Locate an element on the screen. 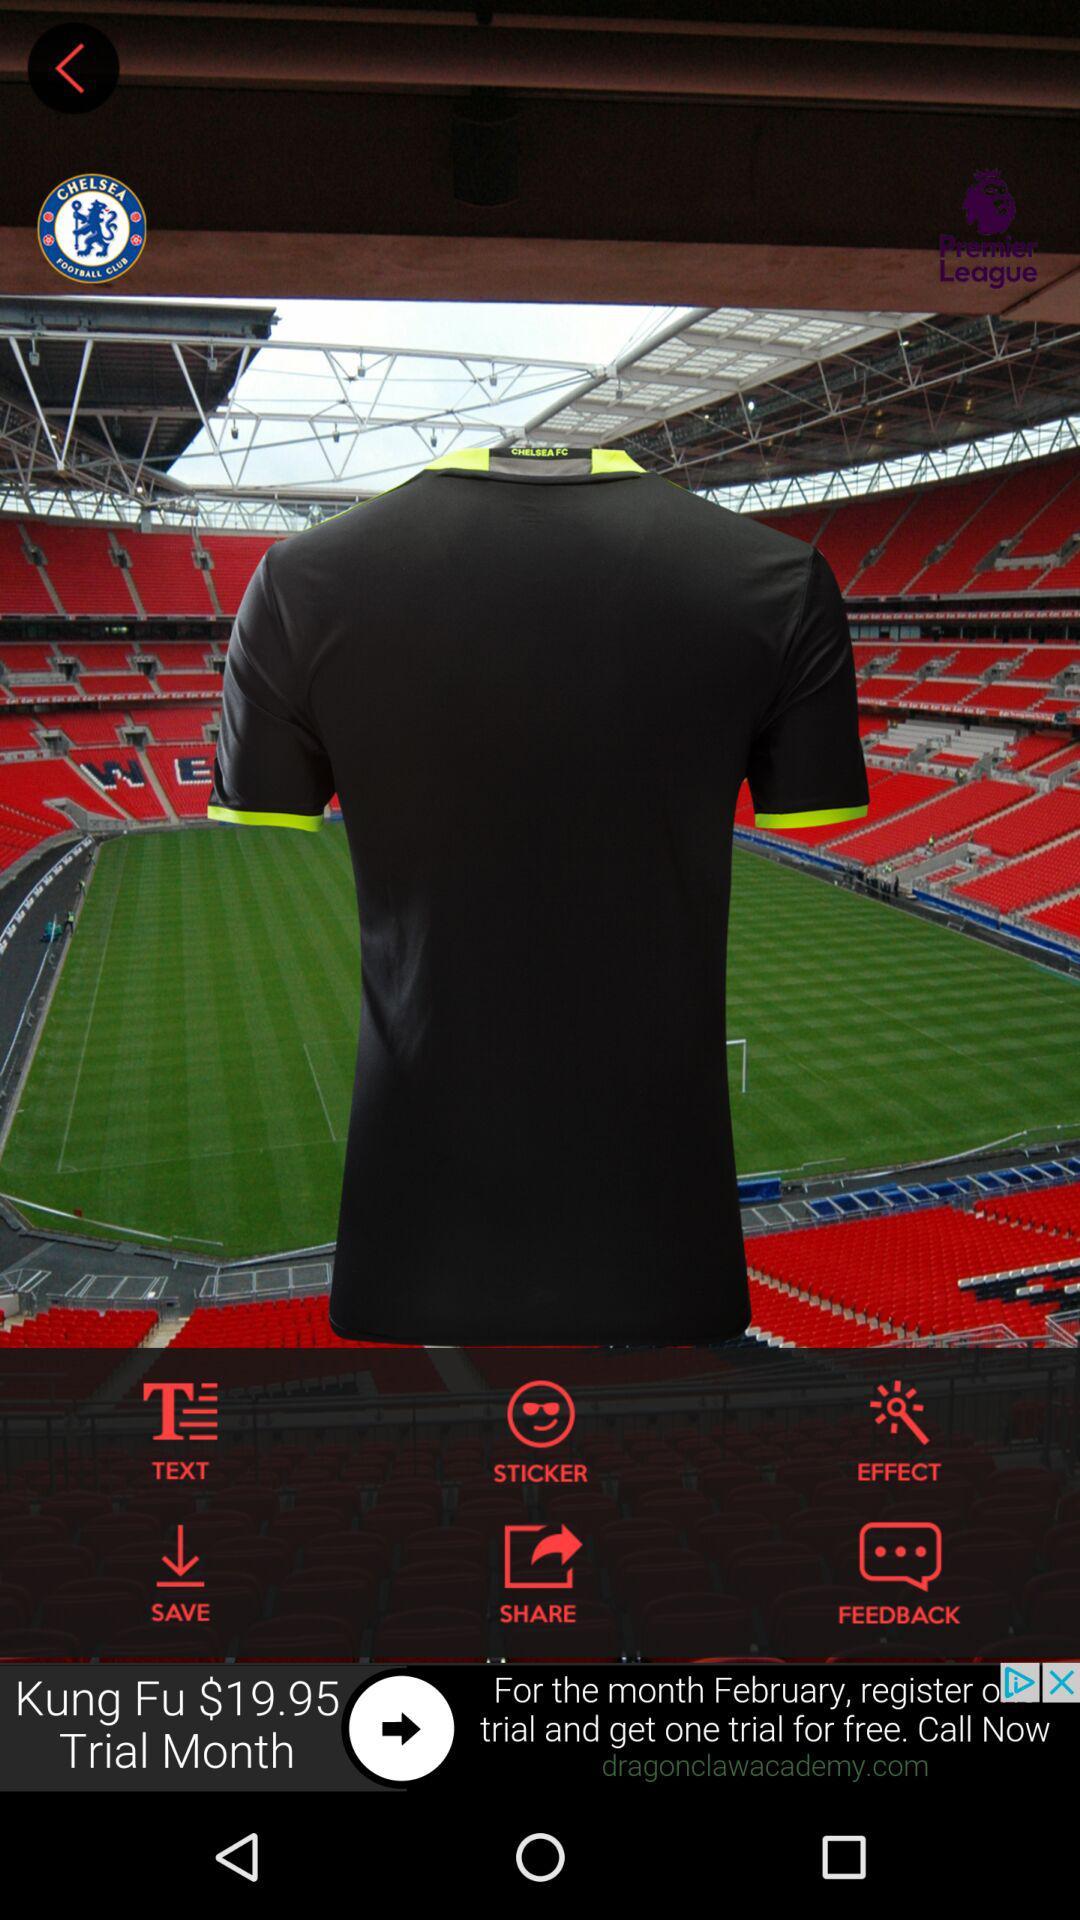  share the image is located at coordinates (540, 1572).